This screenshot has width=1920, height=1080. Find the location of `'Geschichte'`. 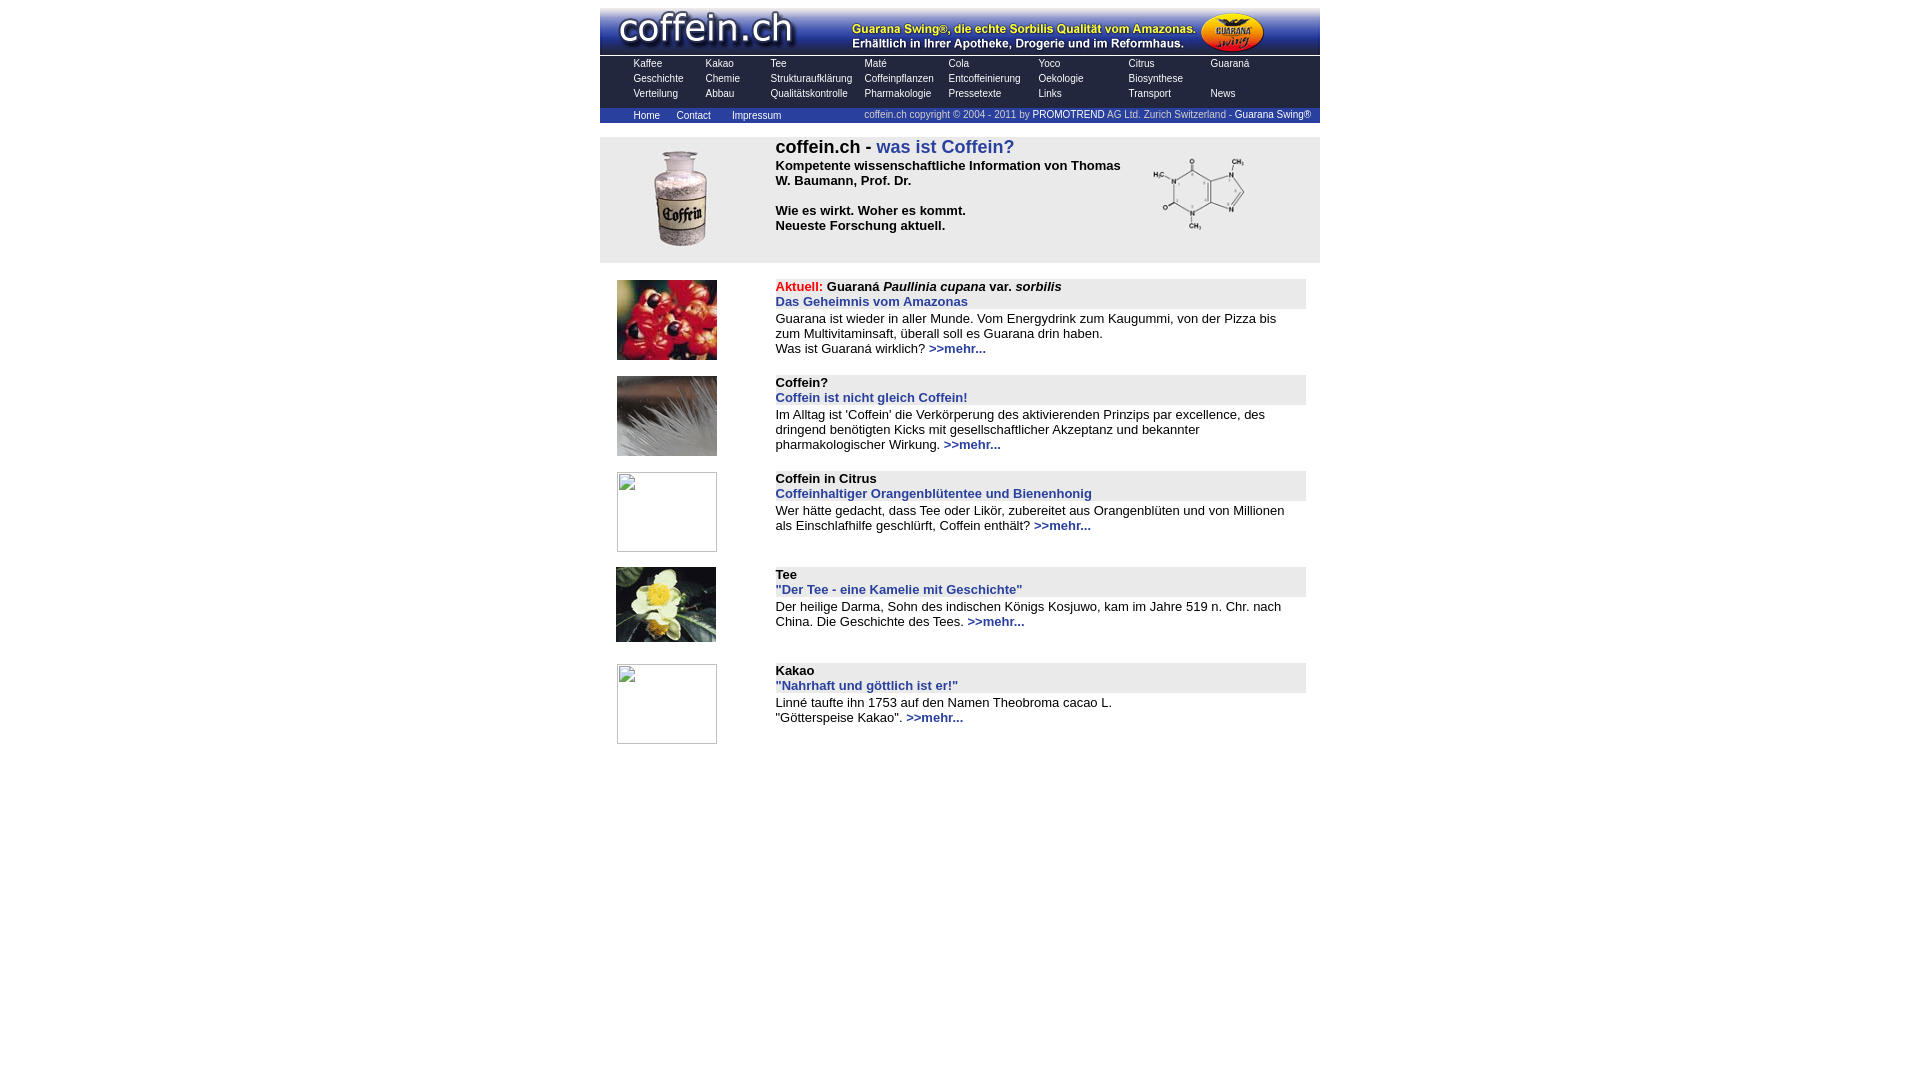

'Geschichte' is located at coordinates (658, 77).